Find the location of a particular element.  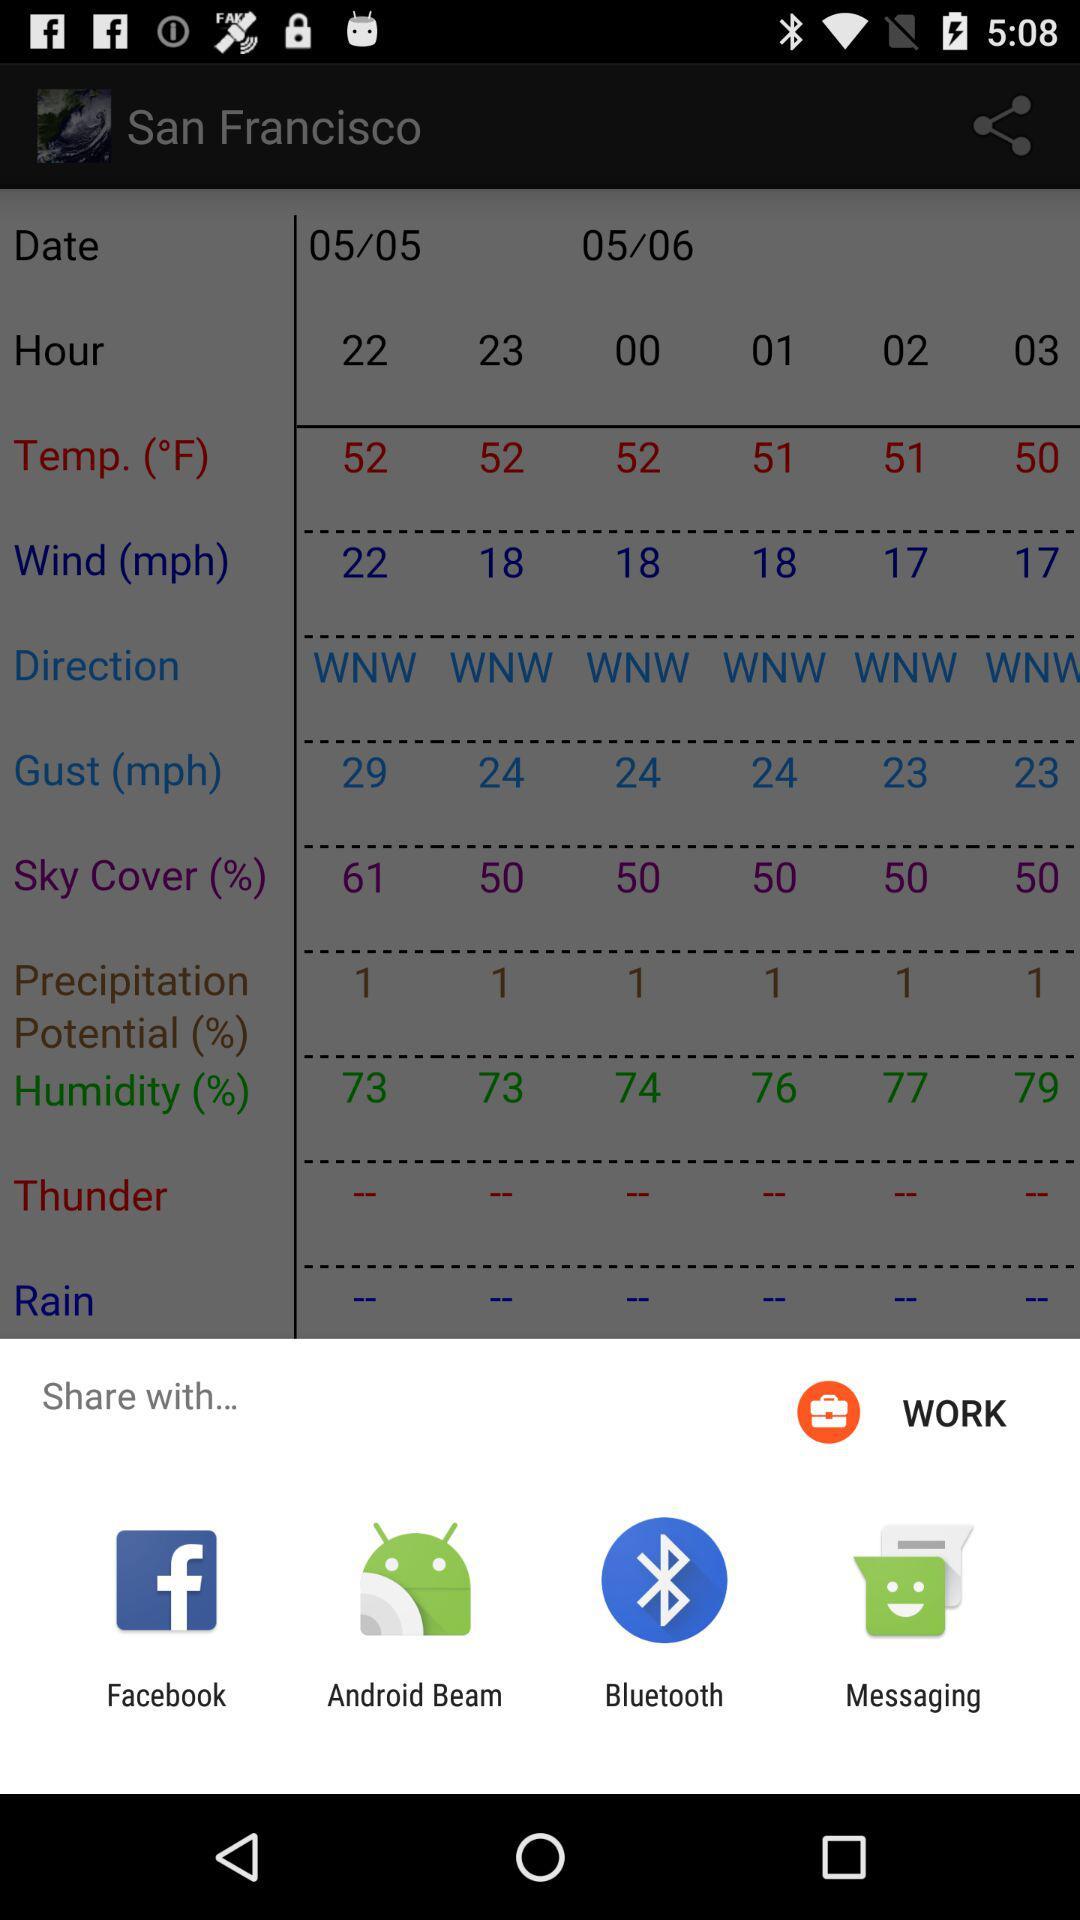

facebook item is located at coordinates (165, 1711).